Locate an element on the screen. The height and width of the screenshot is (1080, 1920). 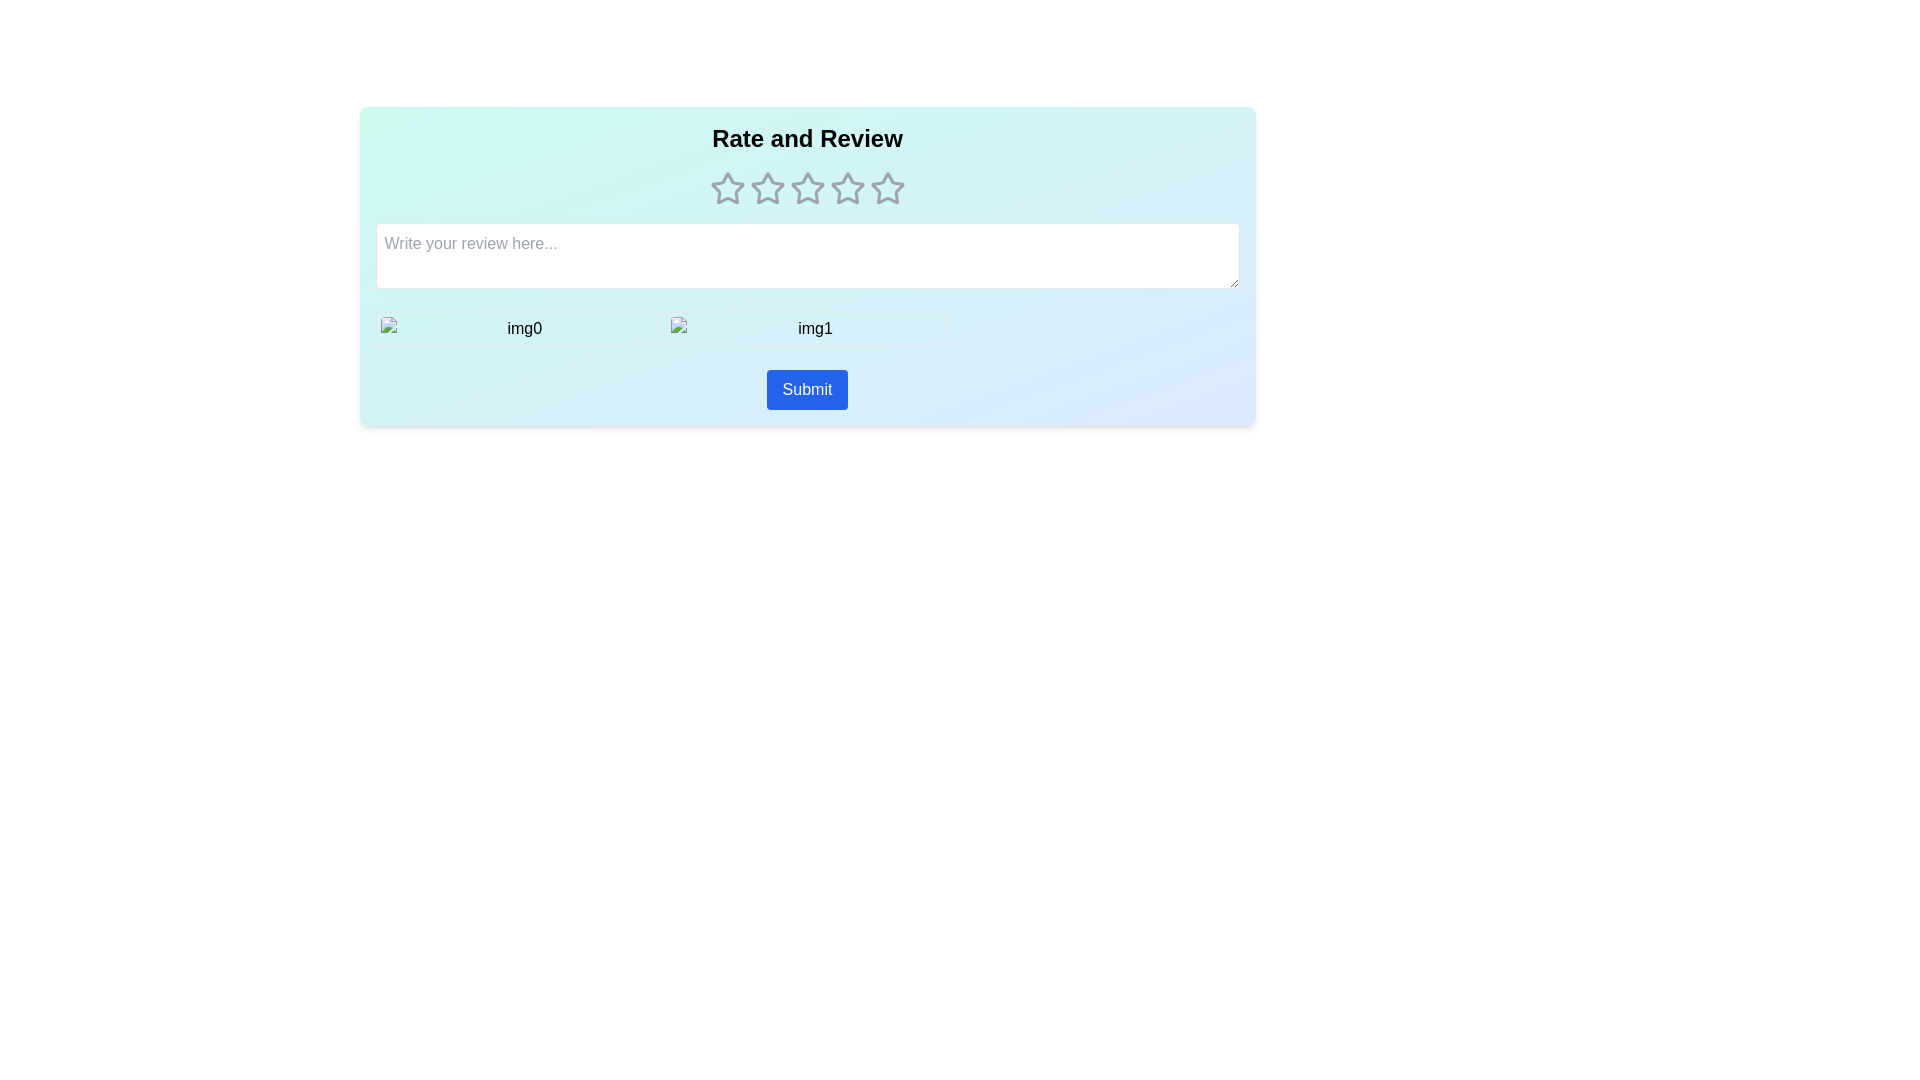
the star corresponding to 1 stars to preview the rating is located at coordinates (726, 189).